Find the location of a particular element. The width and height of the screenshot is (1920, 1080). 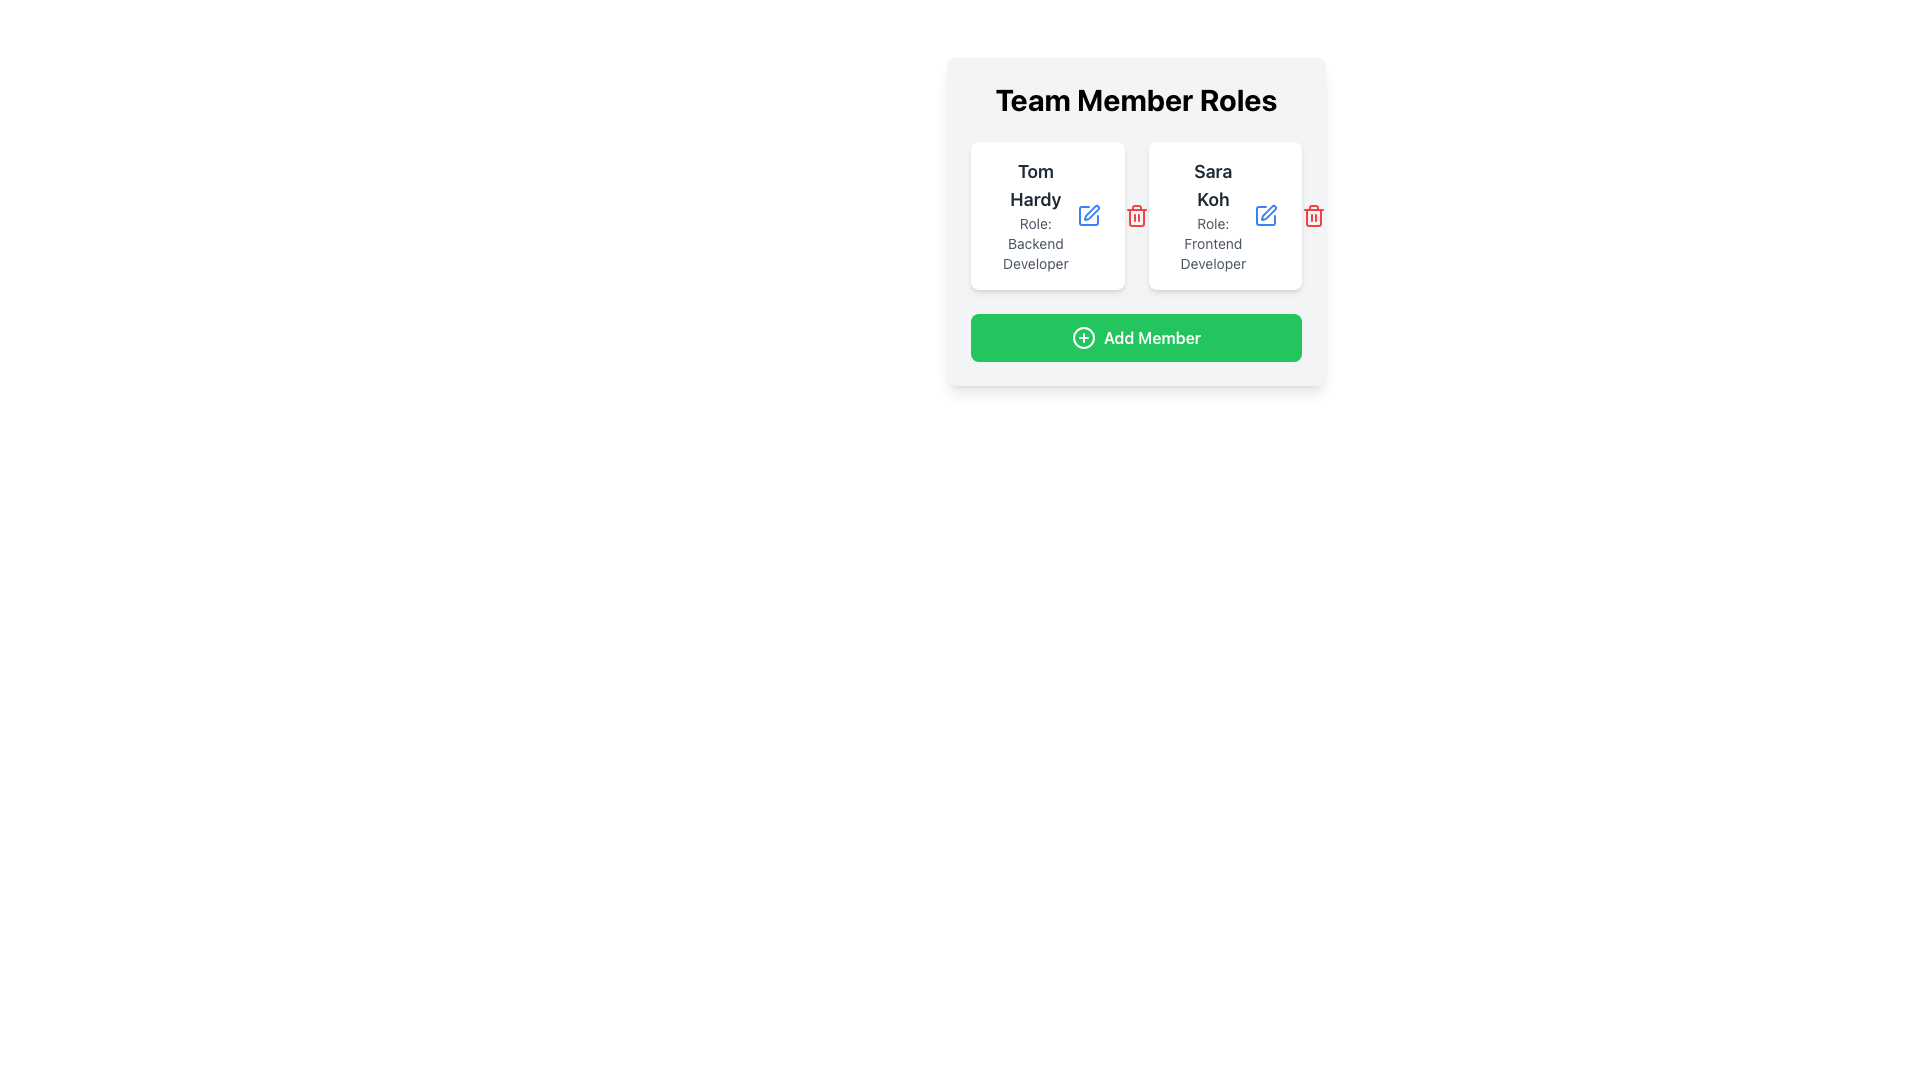

the edit icon button located at the top-right corner of the card labeled 'Tom Hardy' is located at coordinates (1090, 212).